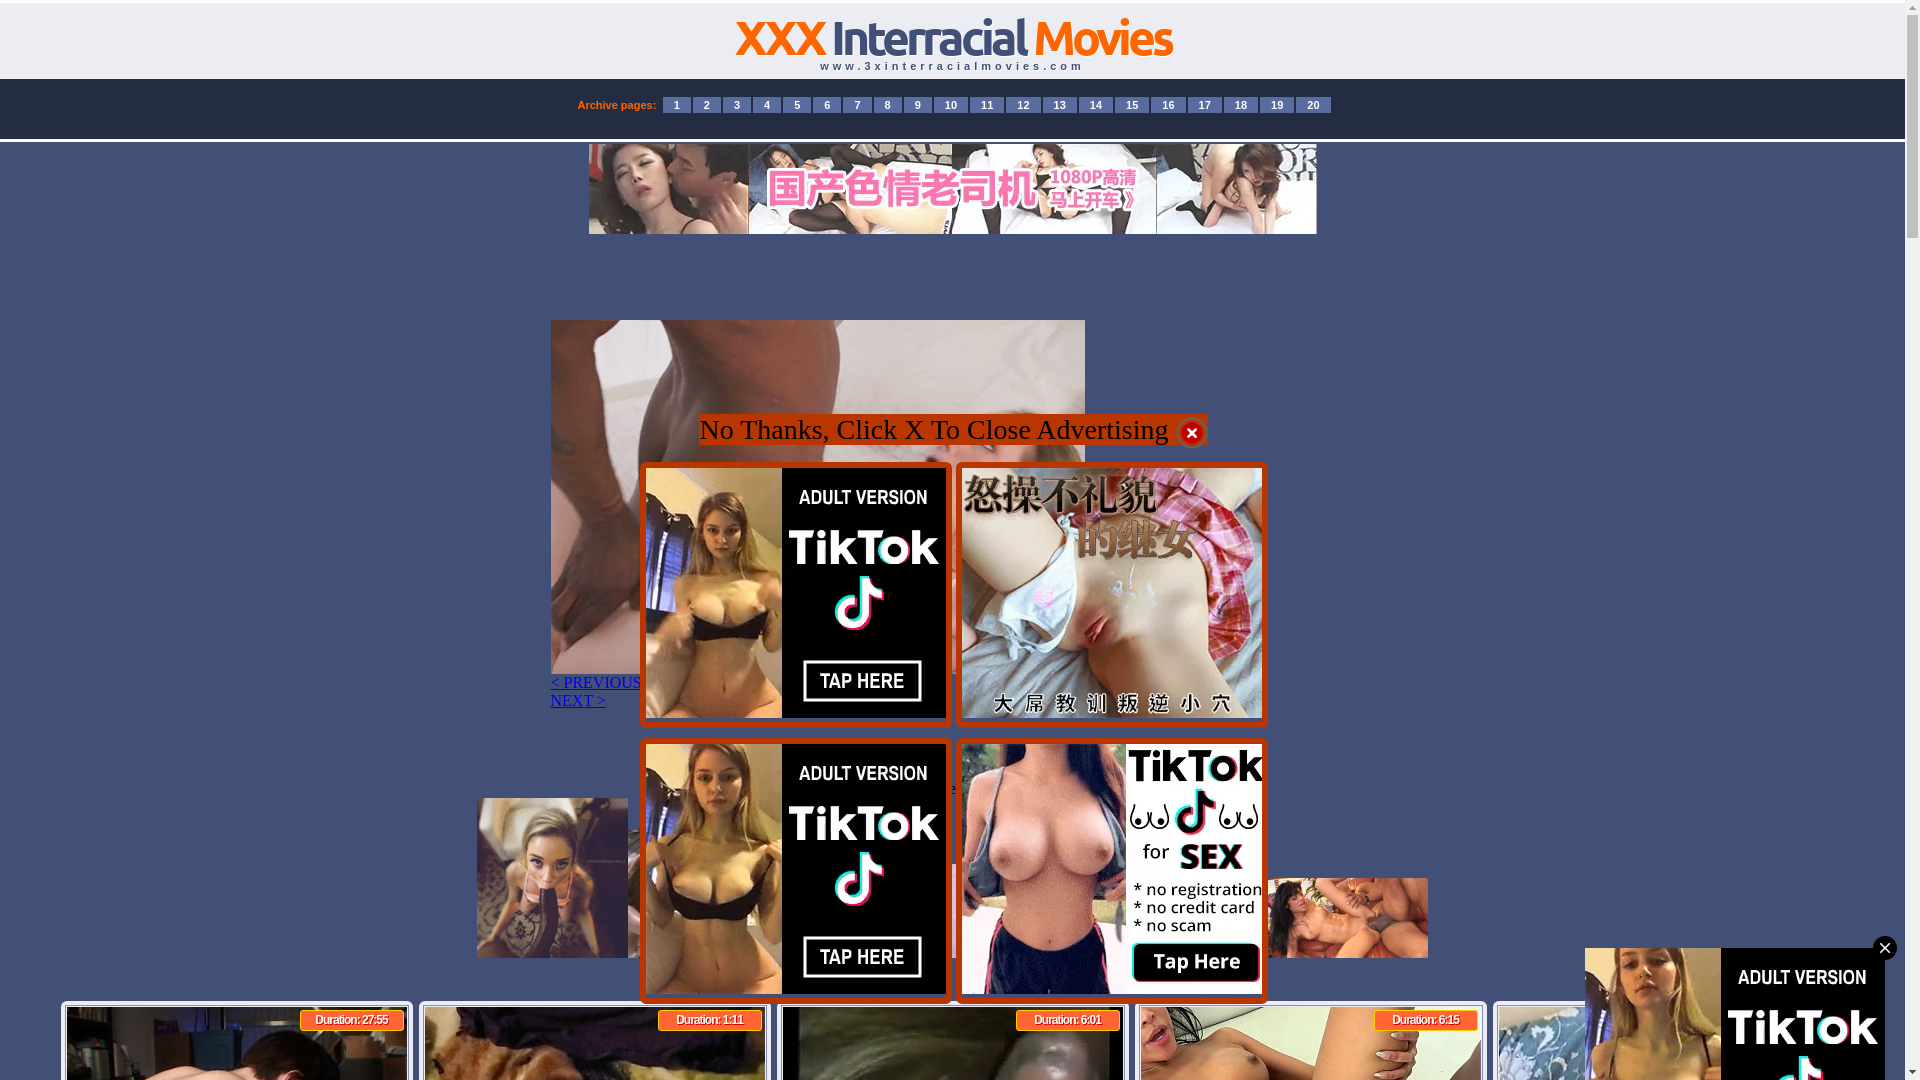 The image size is (1920, 1080). Describe the element at coordinates (887, 104) in the screenshot. I see `'8'` at that location.